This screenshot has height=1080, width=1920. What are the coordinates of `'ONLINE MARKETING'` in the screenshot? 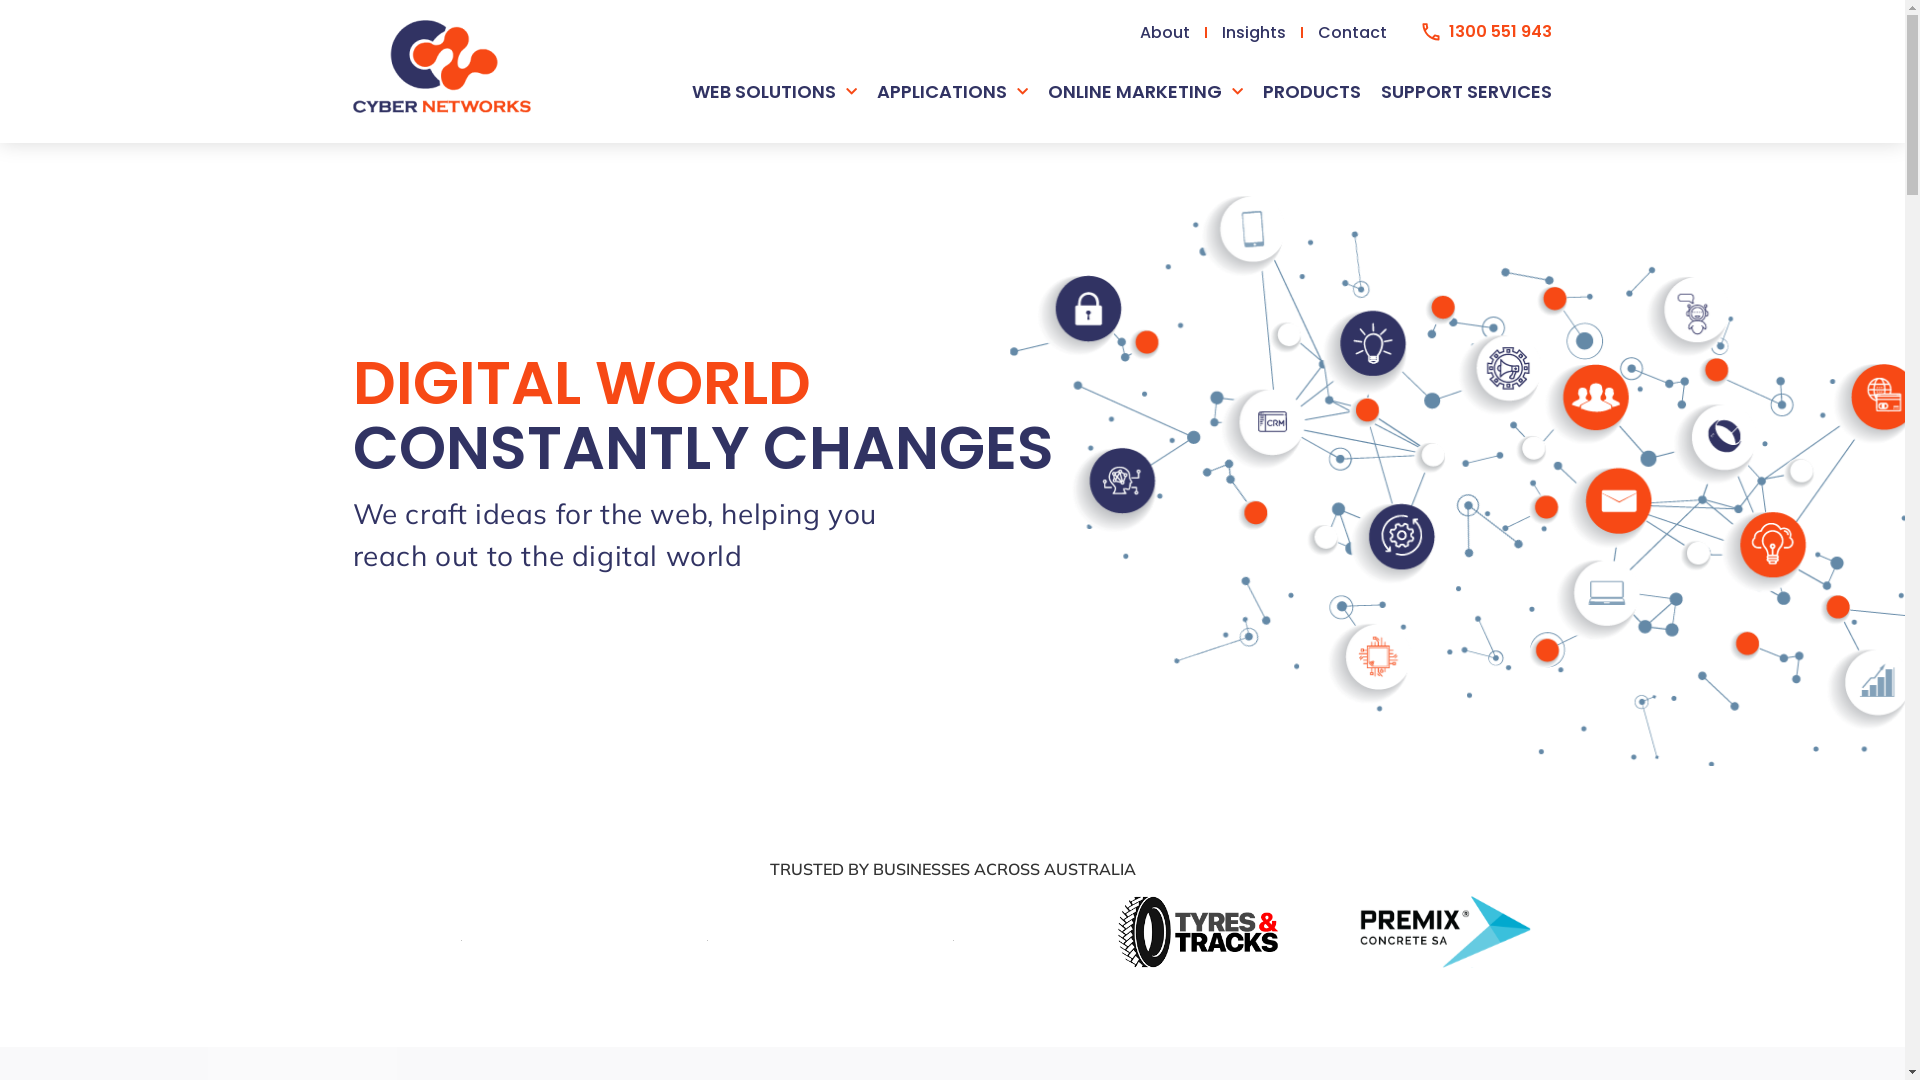 It's located at (1145, 92).